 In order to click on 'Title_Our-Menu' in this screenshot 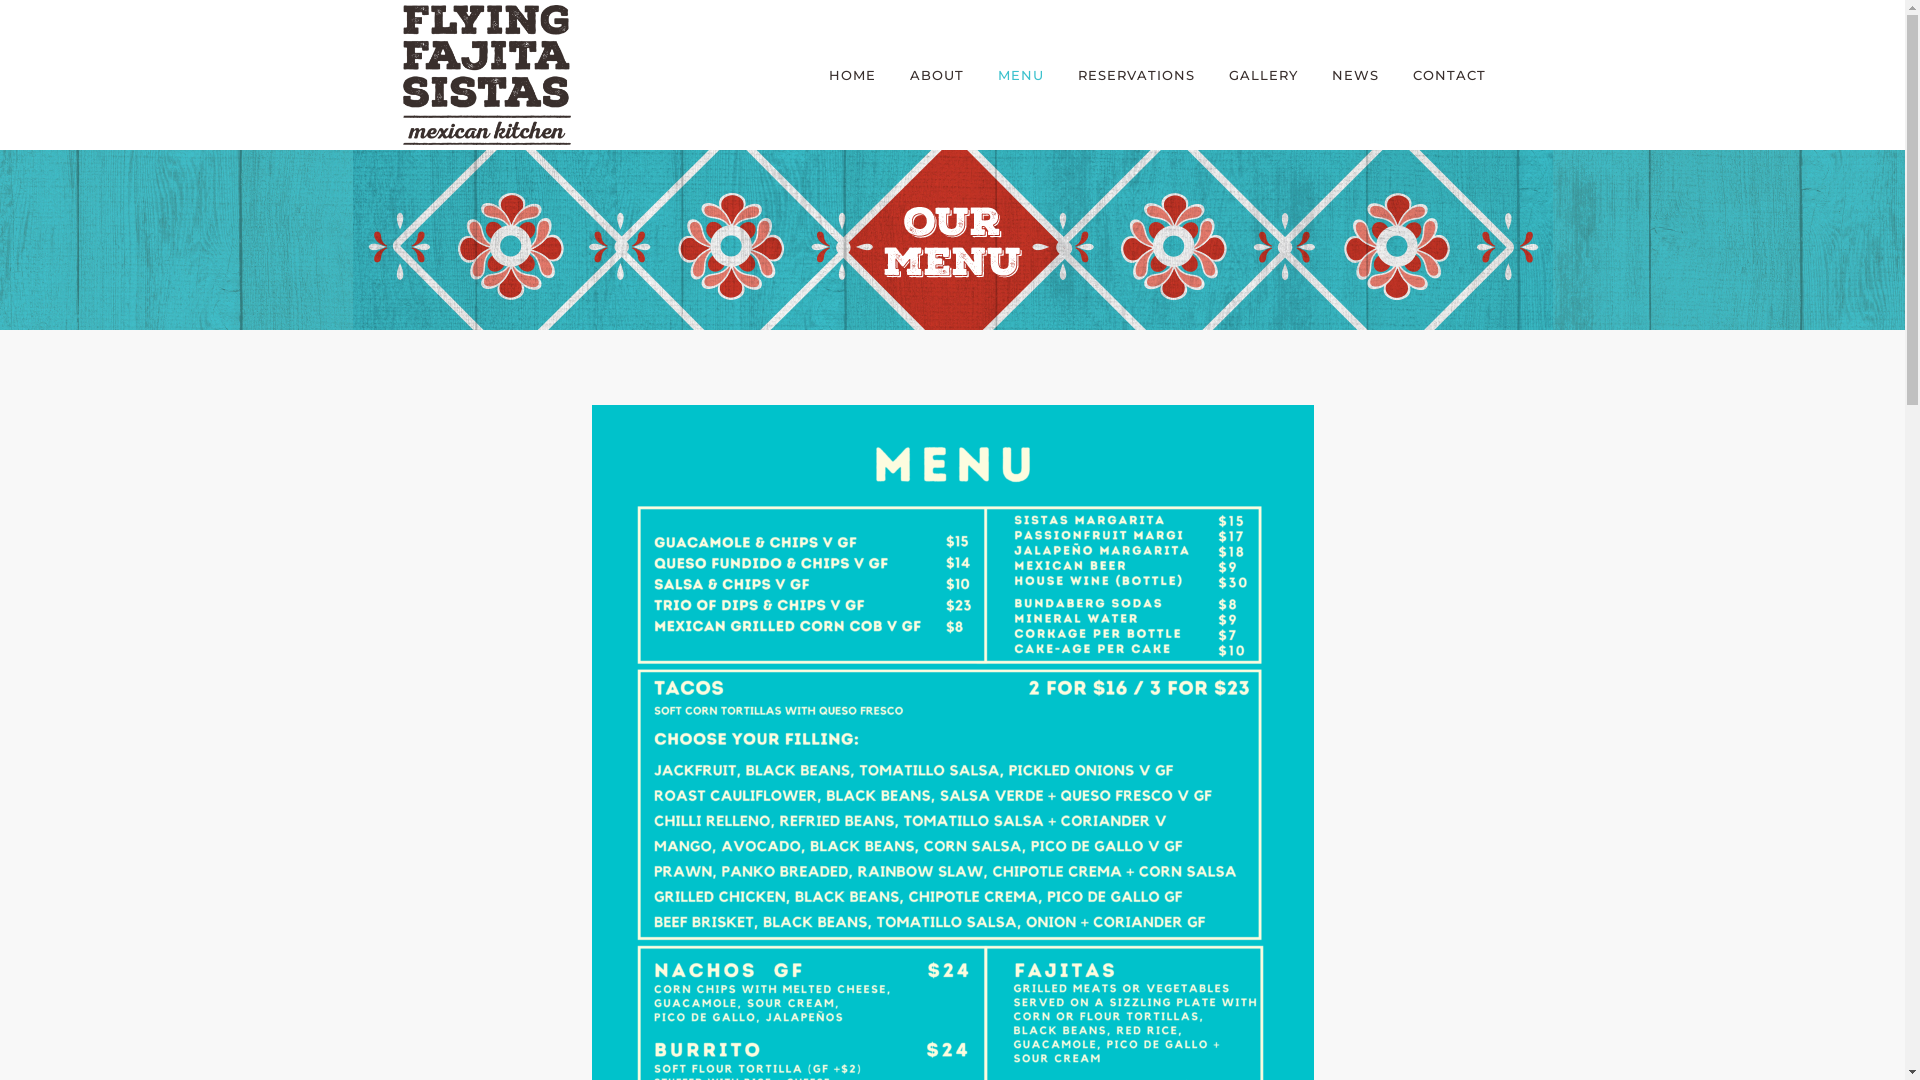, I will do `click(950, 238)`.